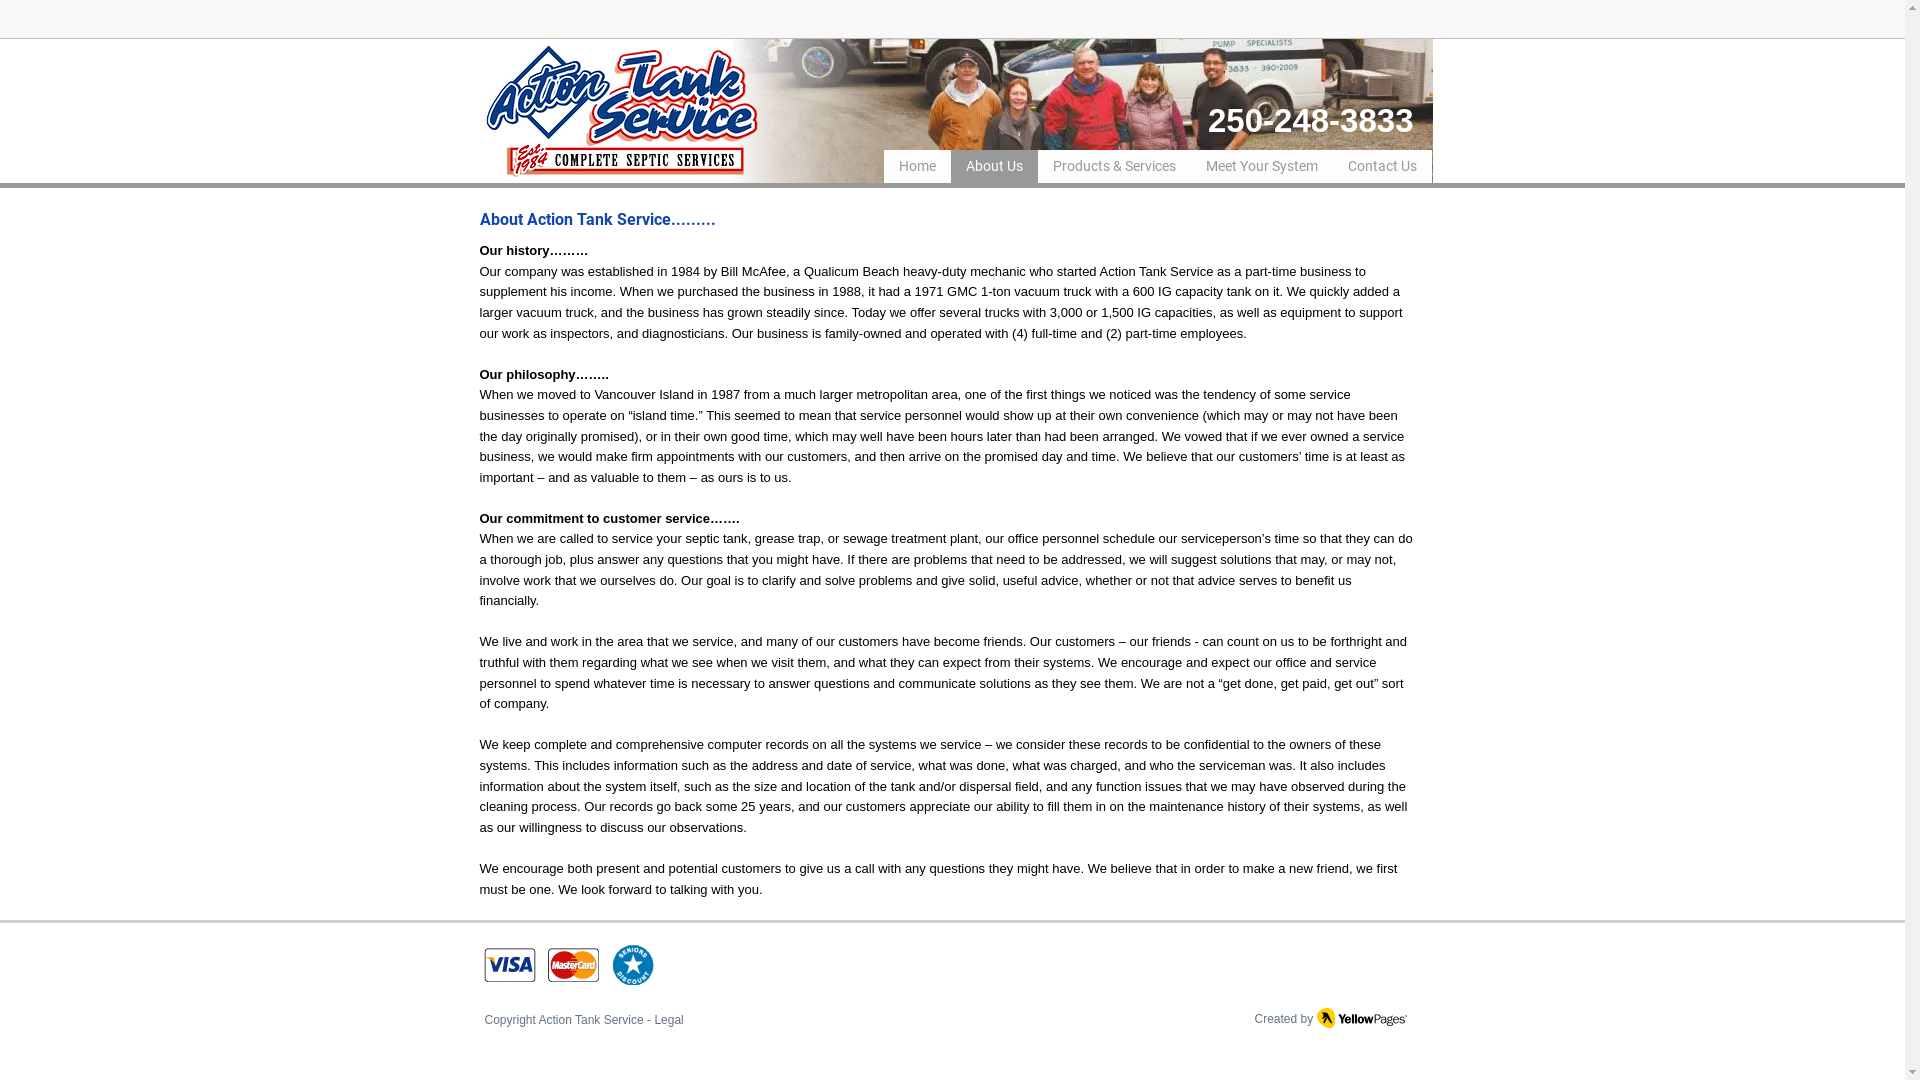  What do you see at coordinates (916, 165) in the screenshot?
I see `'Home'` at bounding box center [916, 165].